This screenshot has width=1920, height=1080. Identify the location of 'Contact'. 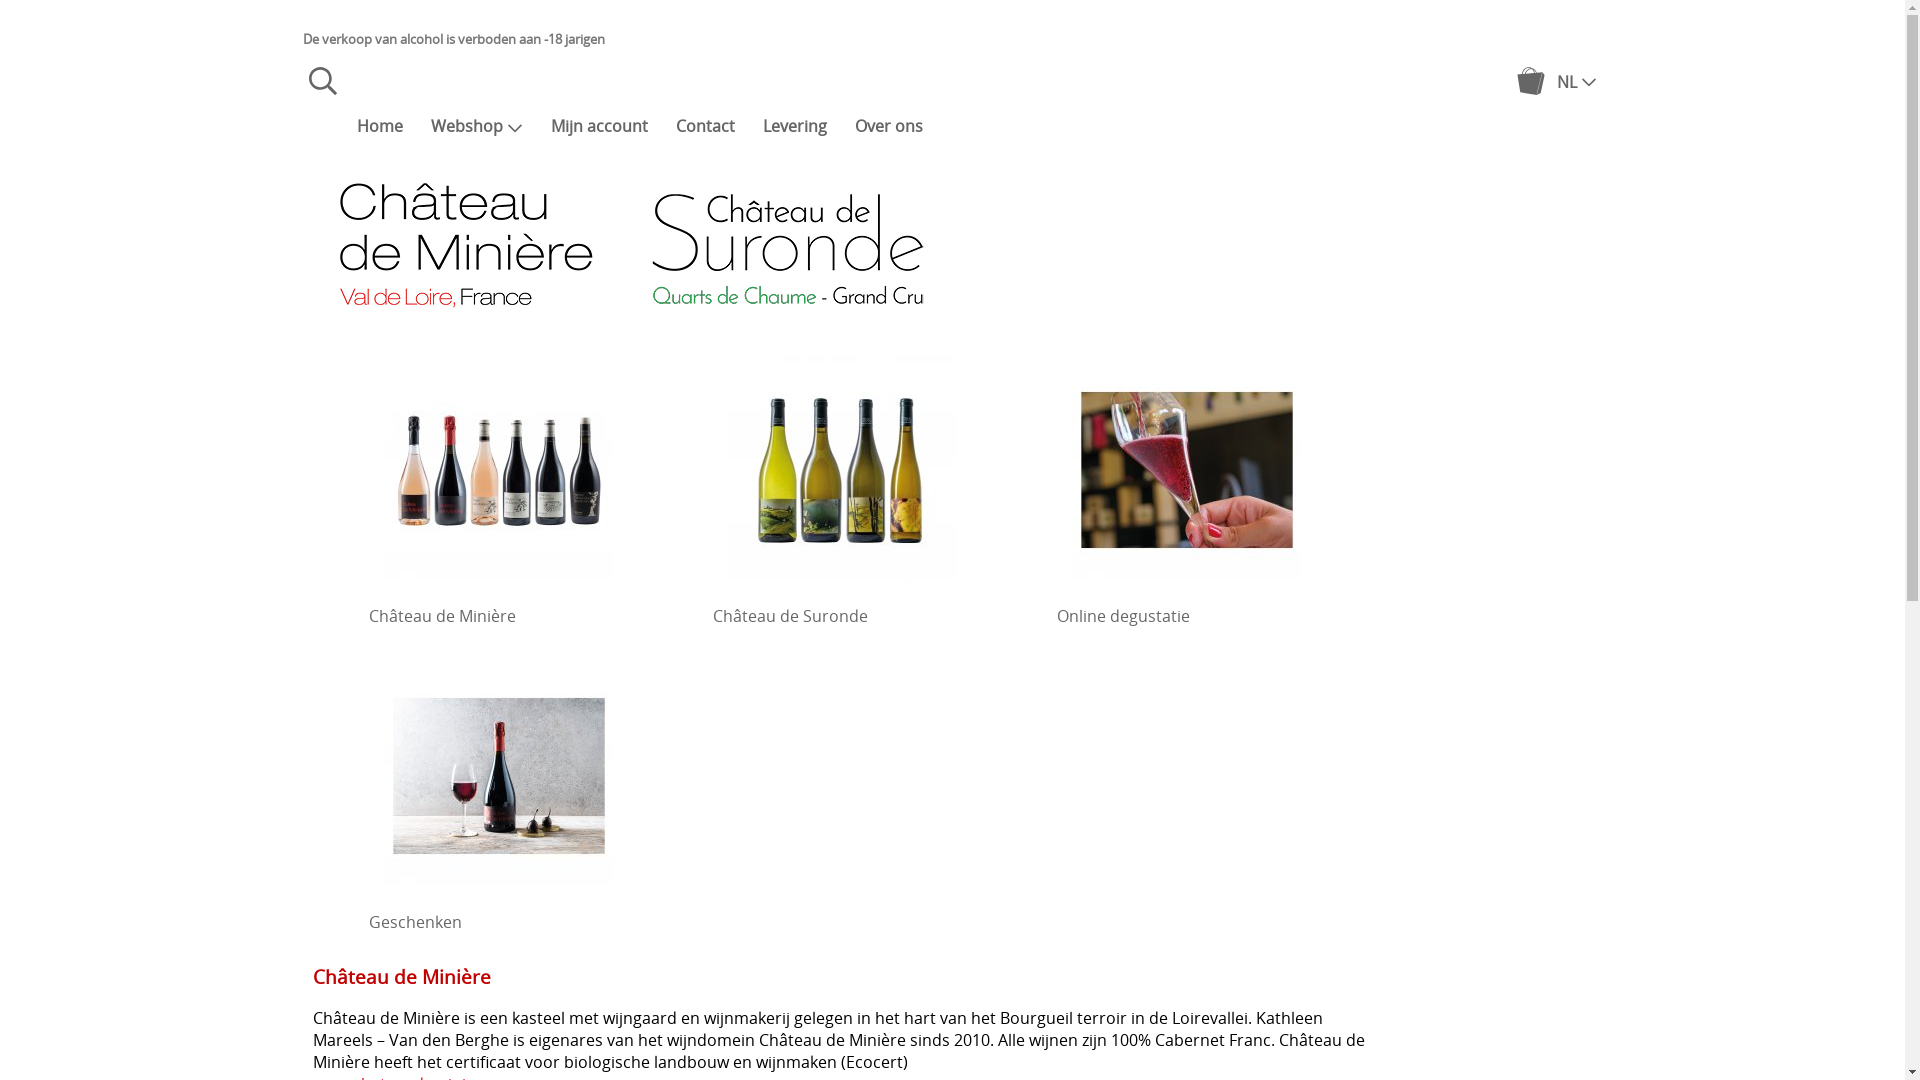
(662, 126).